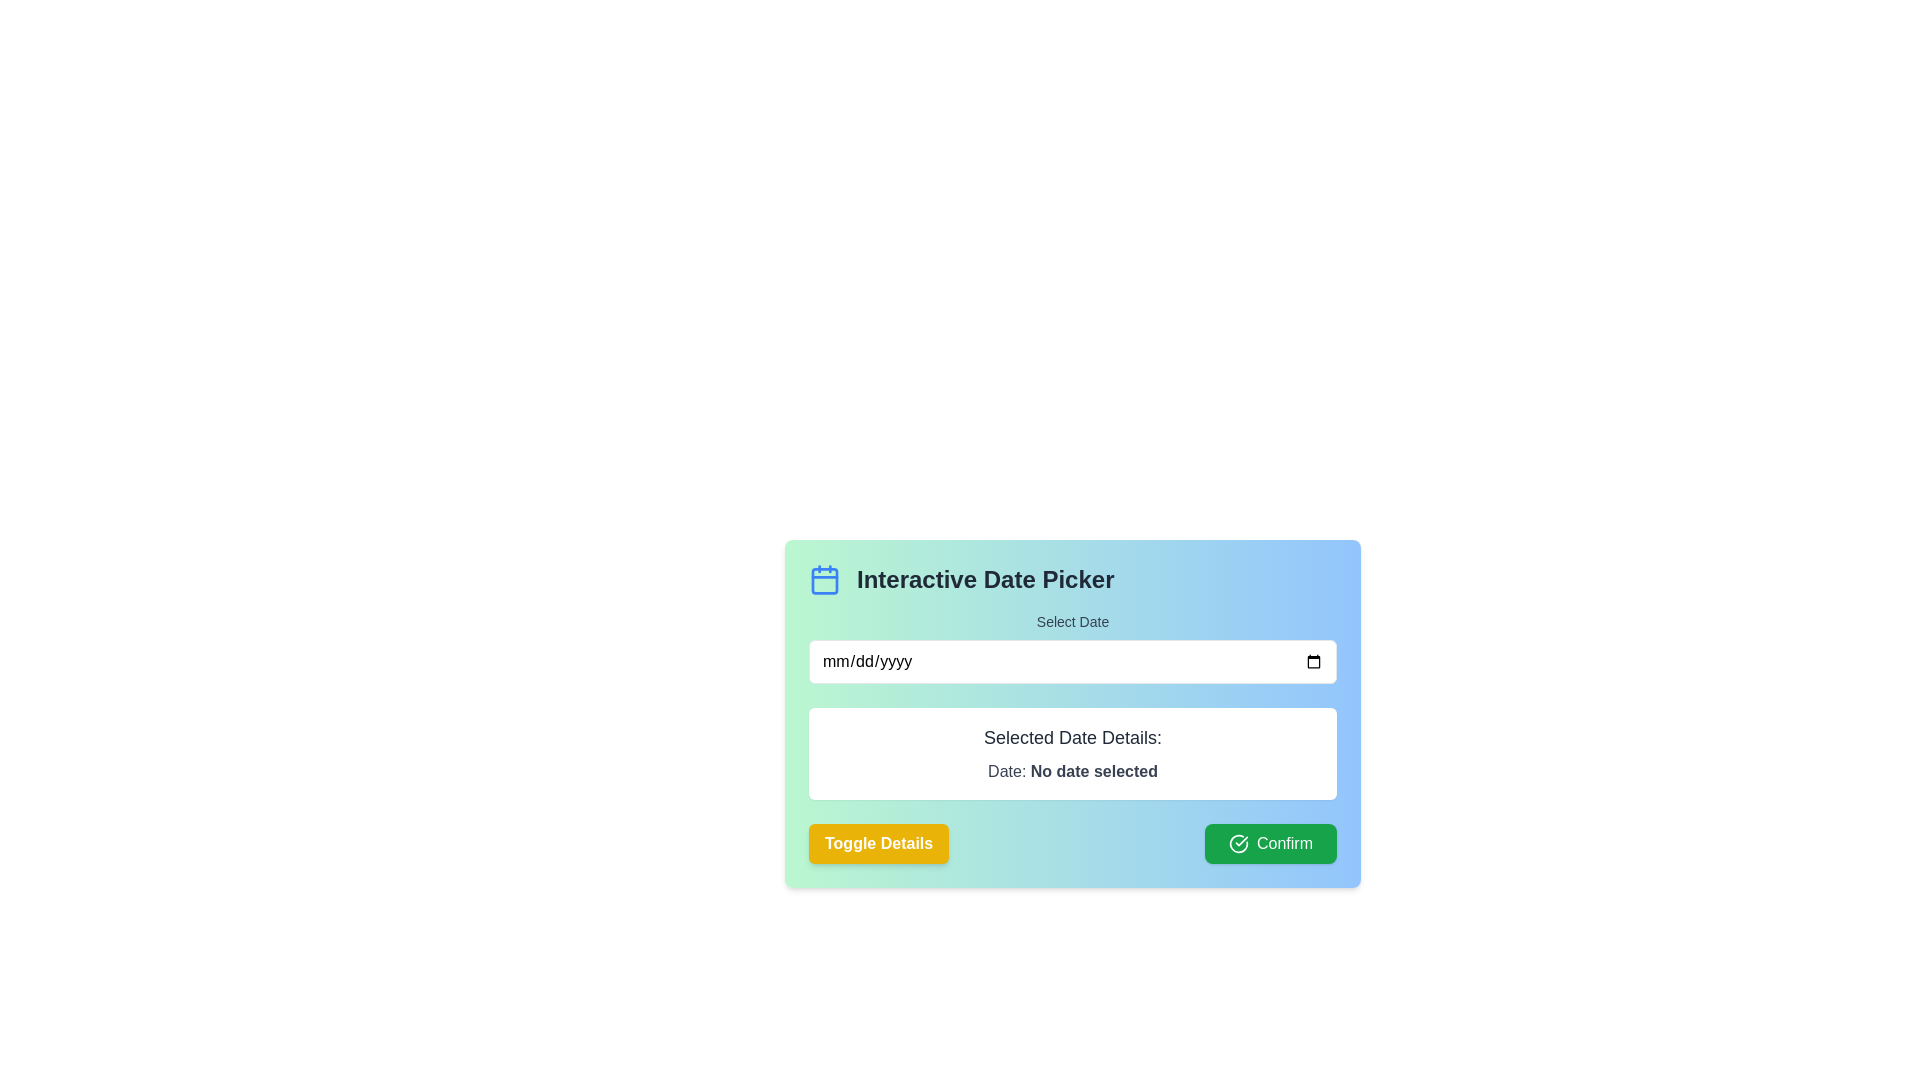  I want to click on the Text display panel that shows 'Selected Date Details:' and 'Date: No date selected', which is located below the 'Select Date' input field and above the 'Toggle Details' and 'Confirm' buttons, so click(1072, 753).